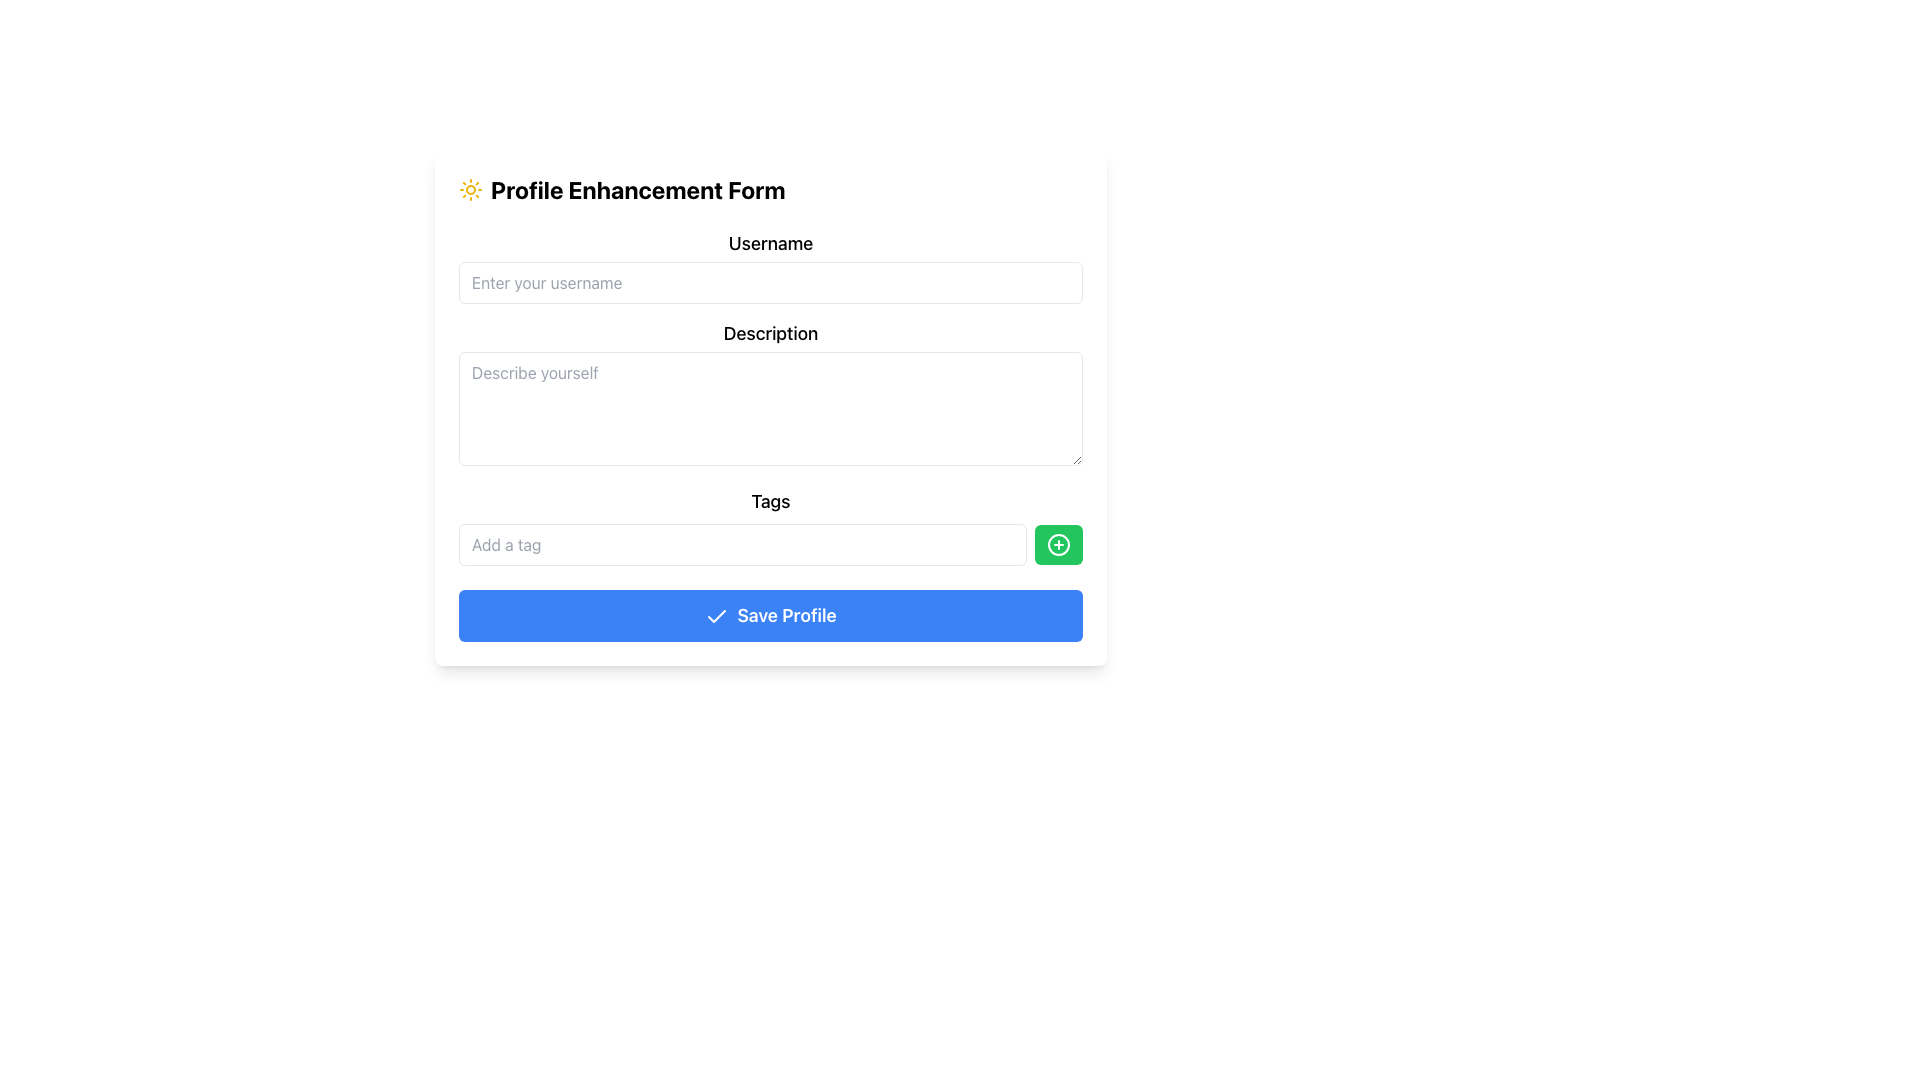 The height and width of the screenshot is (1080, 1920). What do you see at coordinates (717, 616) in the screenshot?
I see `the confirmation icon located inside the 'Save Profile' button, positioned towards its left edge` at bounding box center [717, 616].